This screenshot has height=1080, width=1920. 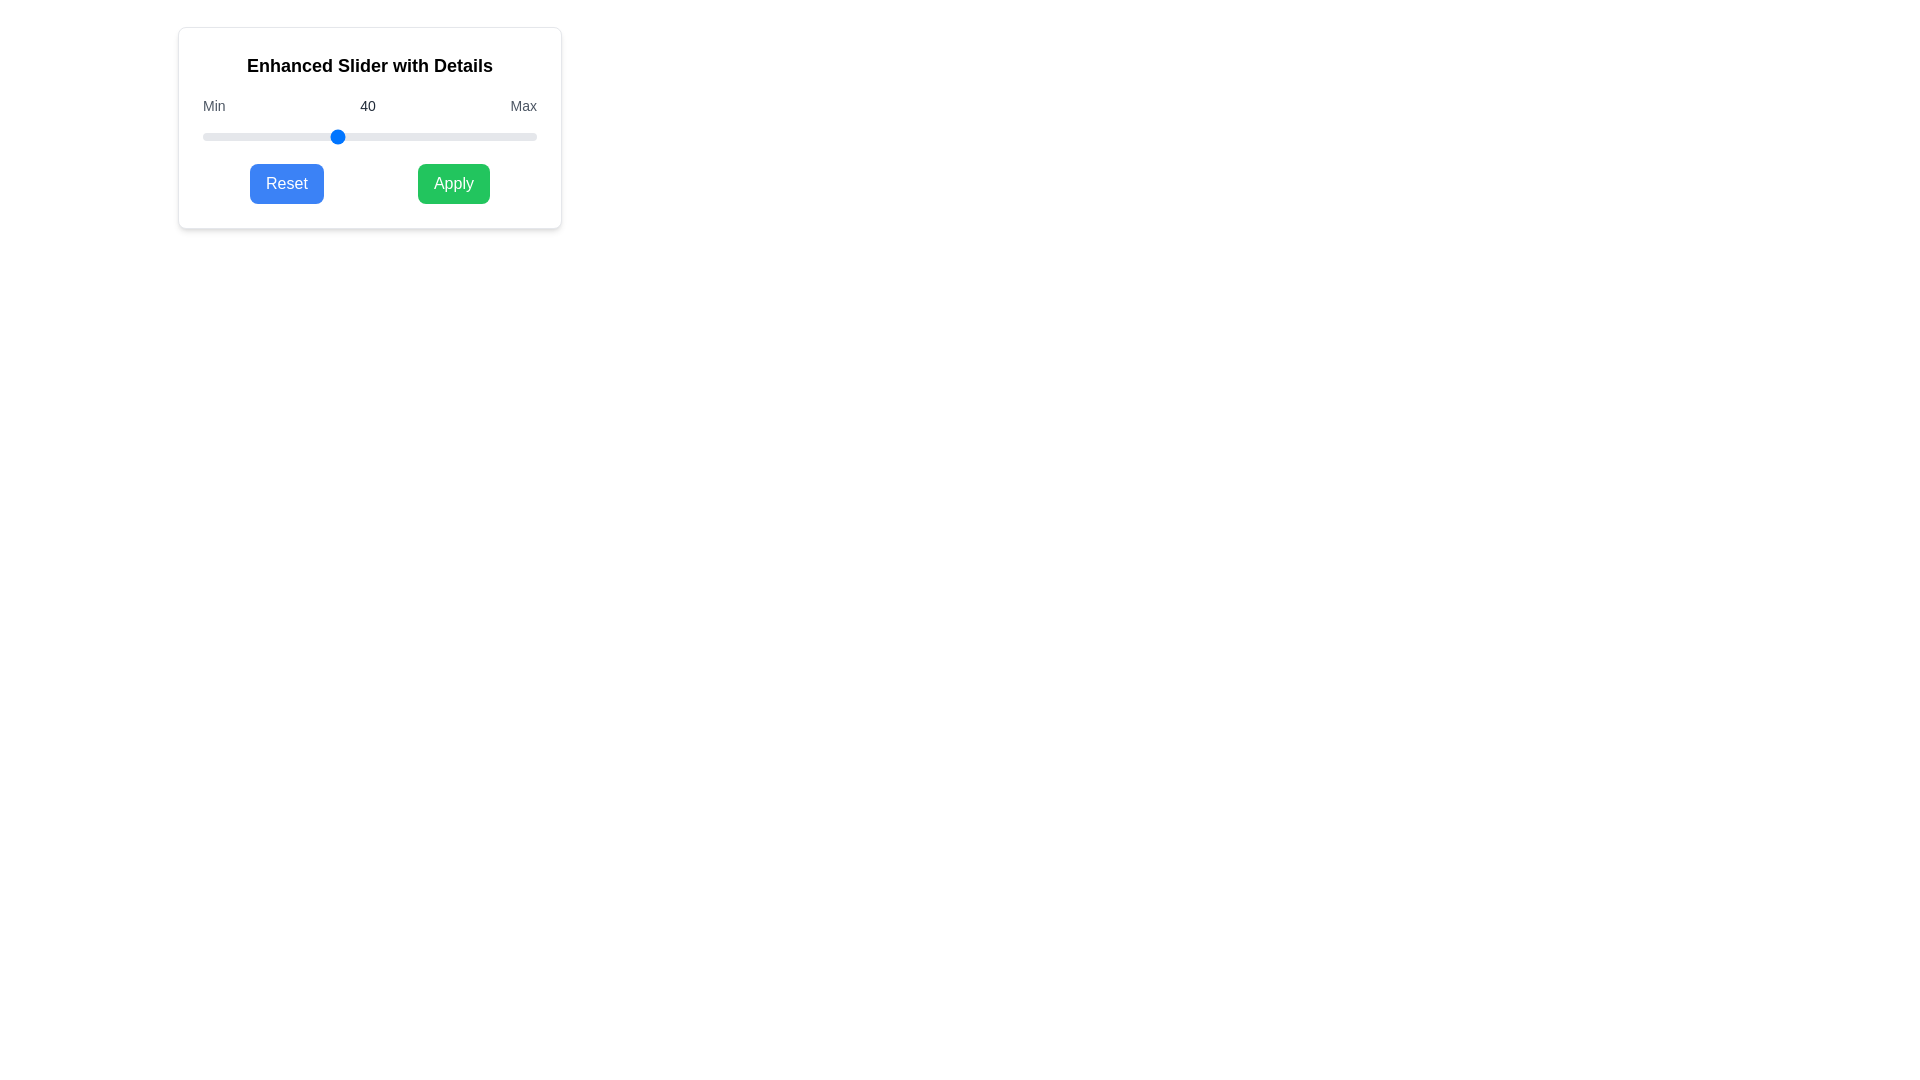 What do you see at coordinates (412, 136) in the screenshot?
I see `the slider` at bounding box center [412, 136].